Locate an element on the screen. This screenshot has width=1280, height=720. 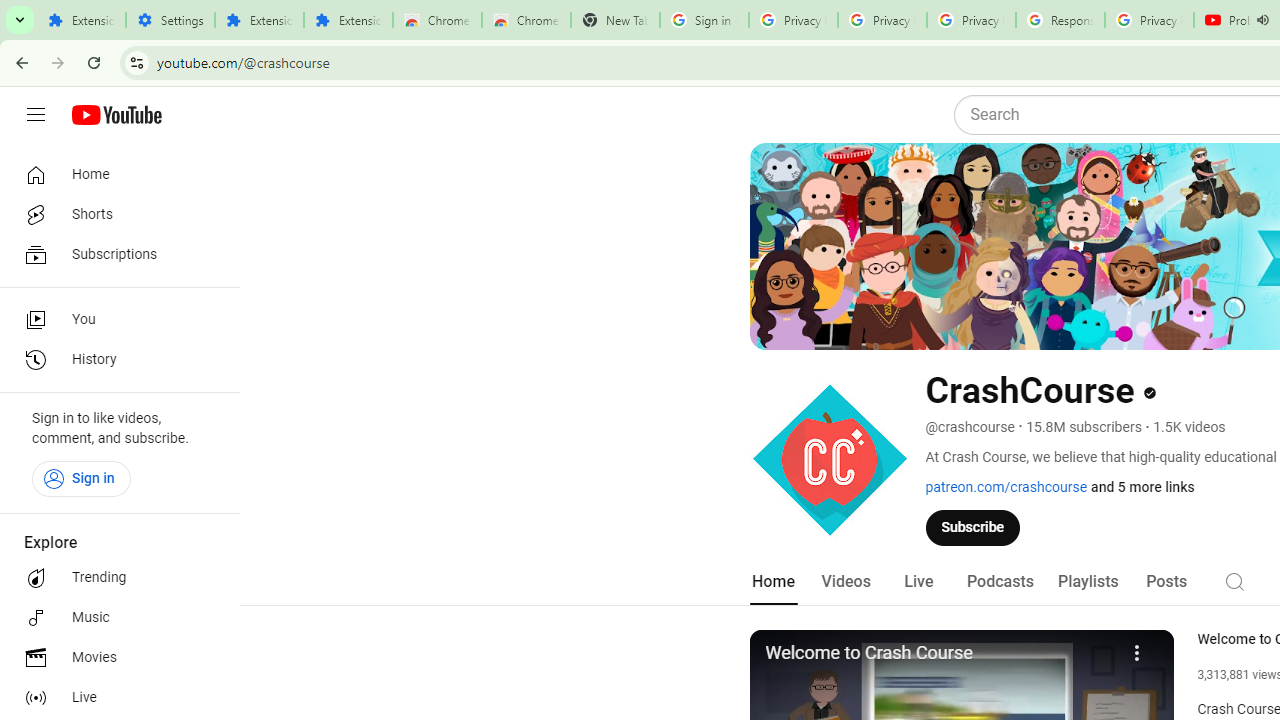
'Sign in - Google Accounts' is located at coordinates (704, 20).